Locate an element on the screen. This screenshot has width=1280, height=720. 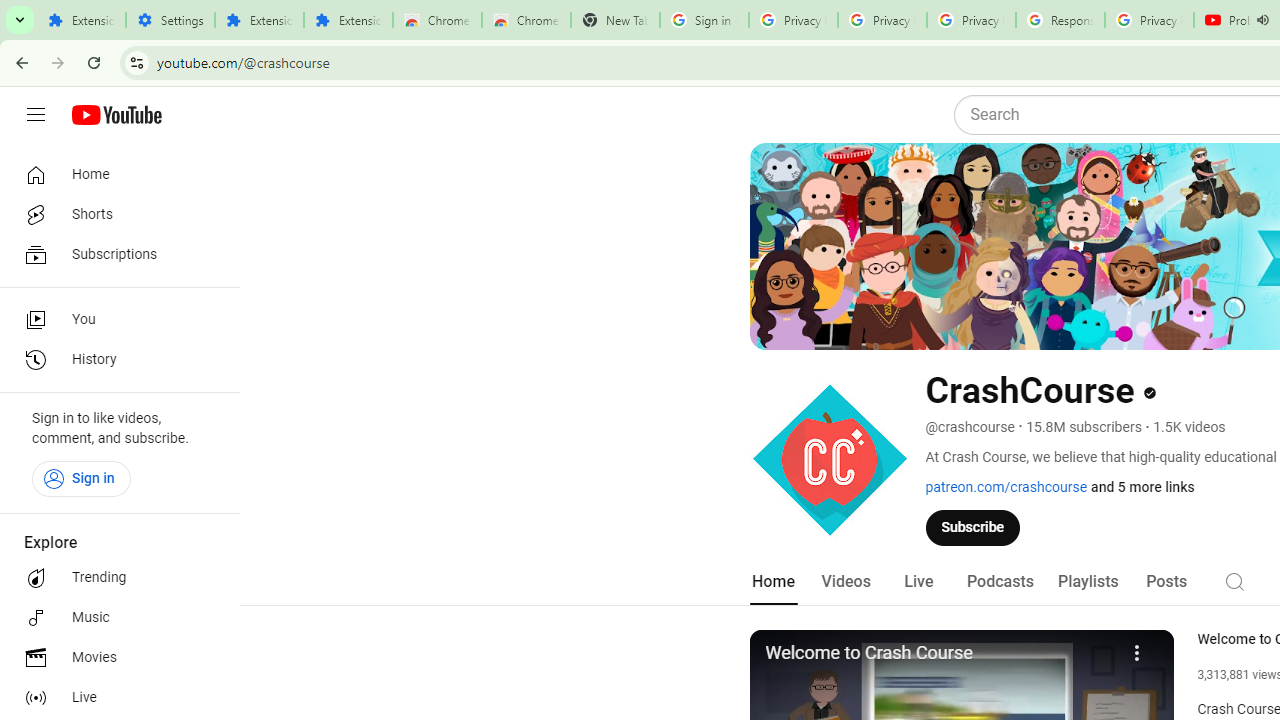
'Sign in - Google Accounts' is located at coordinates (704, 20).